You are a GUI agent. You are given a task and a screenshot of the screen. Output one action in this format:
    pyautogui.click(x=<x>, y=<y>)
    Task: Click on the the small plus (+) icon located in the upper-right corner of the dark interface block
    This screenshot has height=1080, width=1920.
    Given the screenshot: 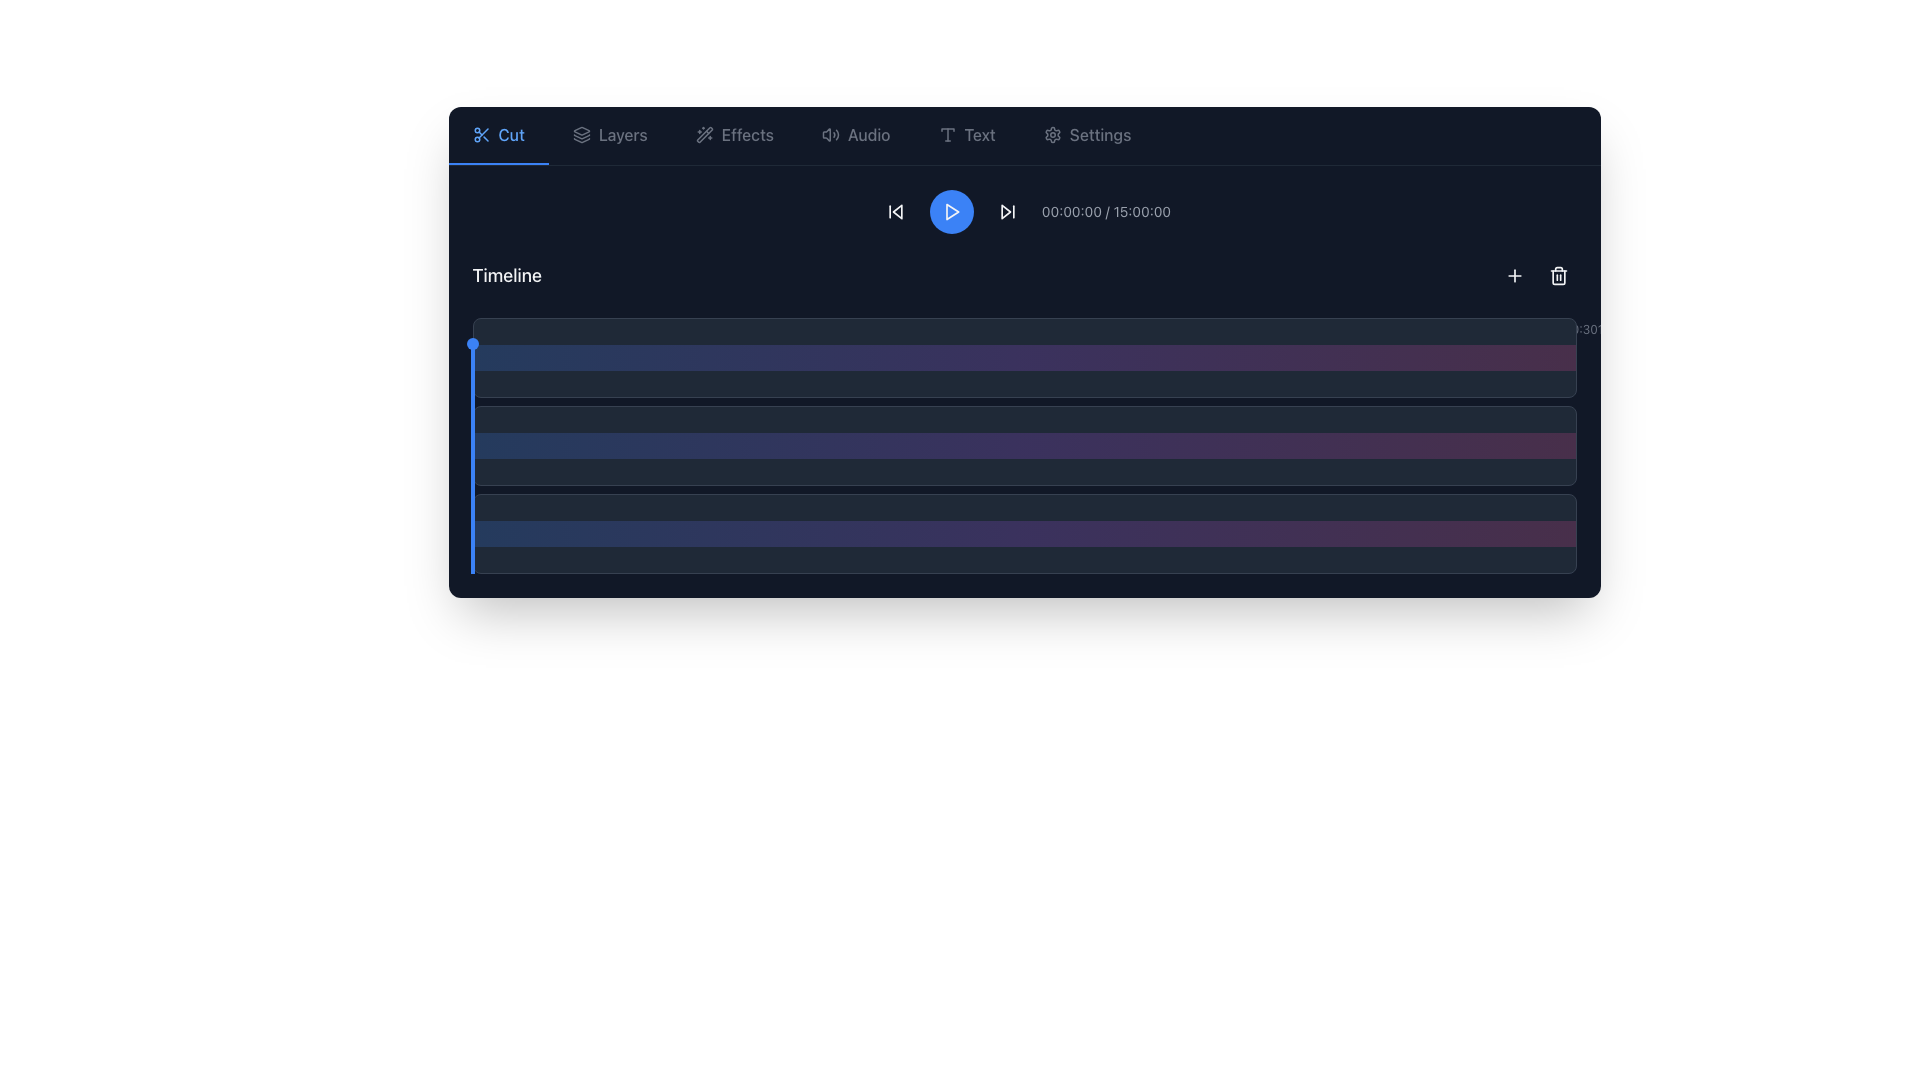 What is the action you would take?
    pyautogui.click(x=1514, y=276)
    